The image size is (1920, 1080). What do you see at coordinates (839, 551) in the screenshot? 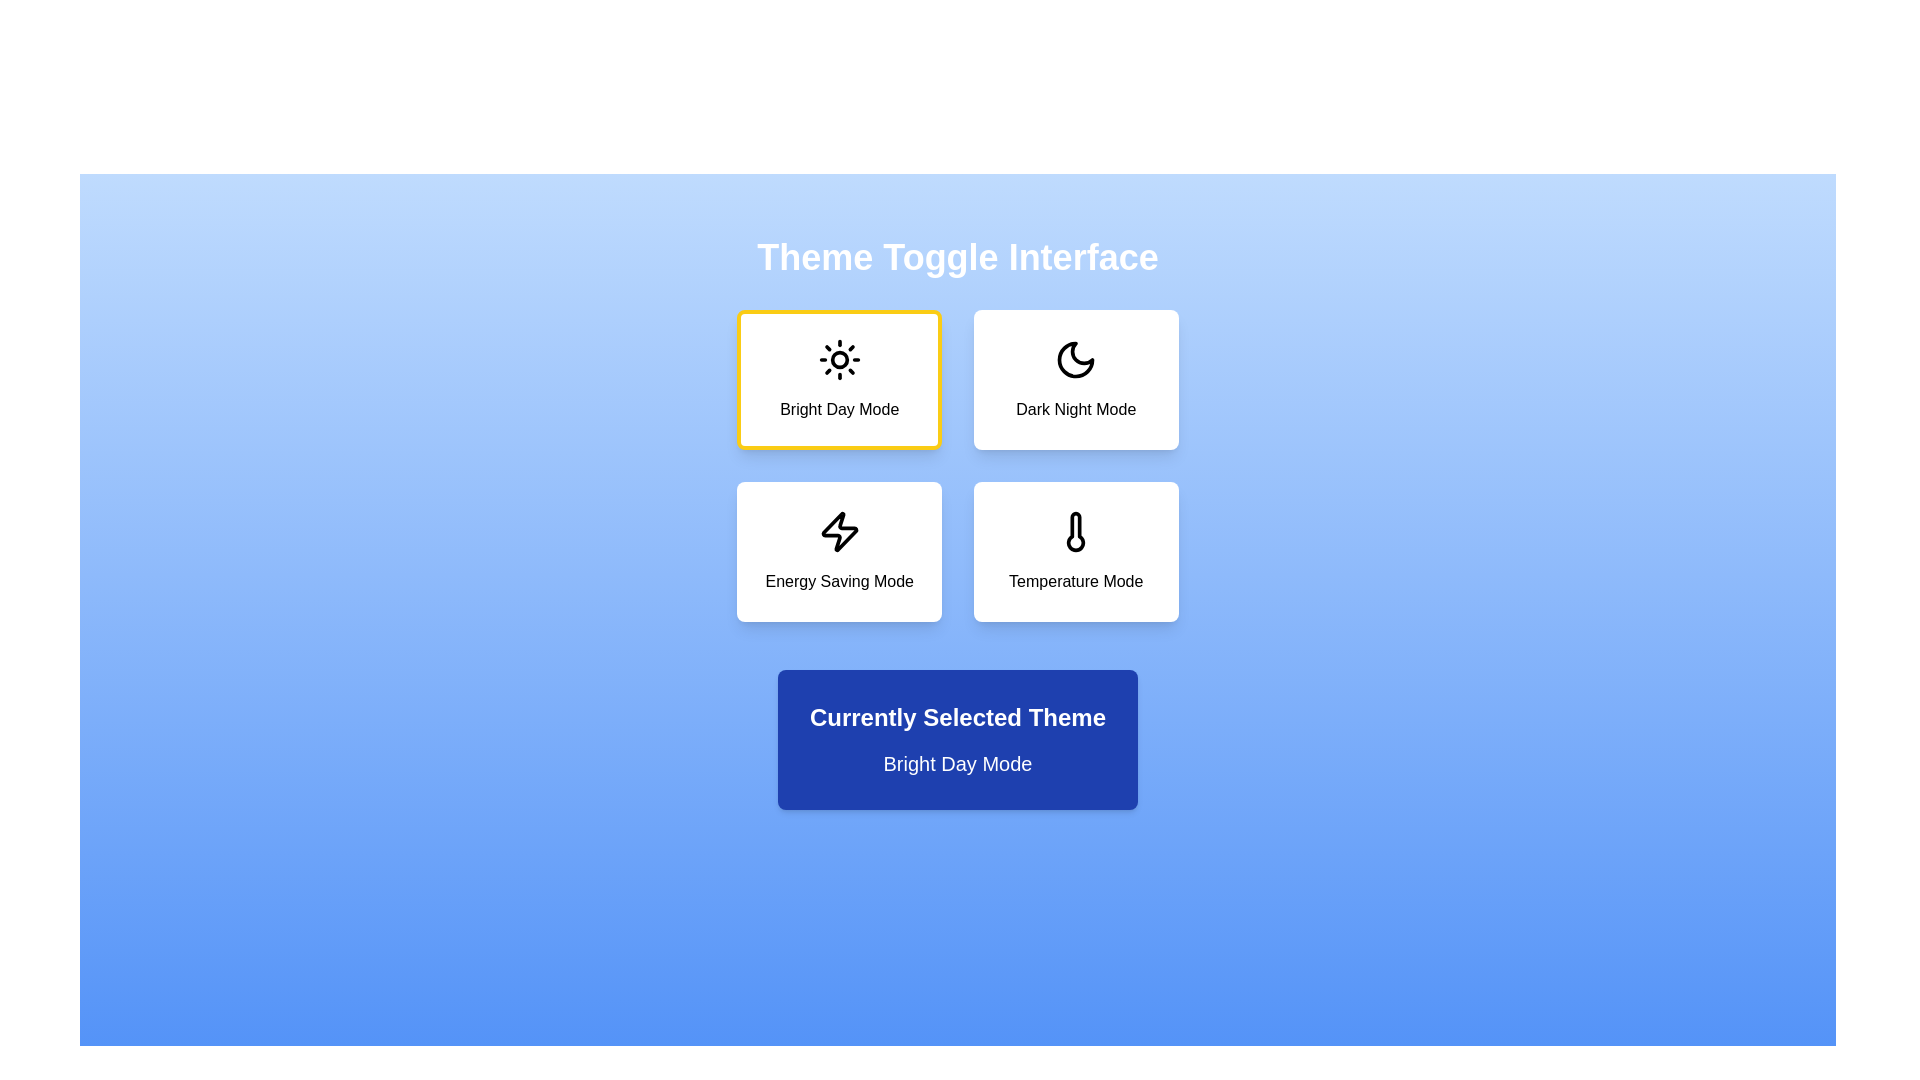
I see `the theme Energy Saving Mode by clicking its button` at bounding box center [839, 551].